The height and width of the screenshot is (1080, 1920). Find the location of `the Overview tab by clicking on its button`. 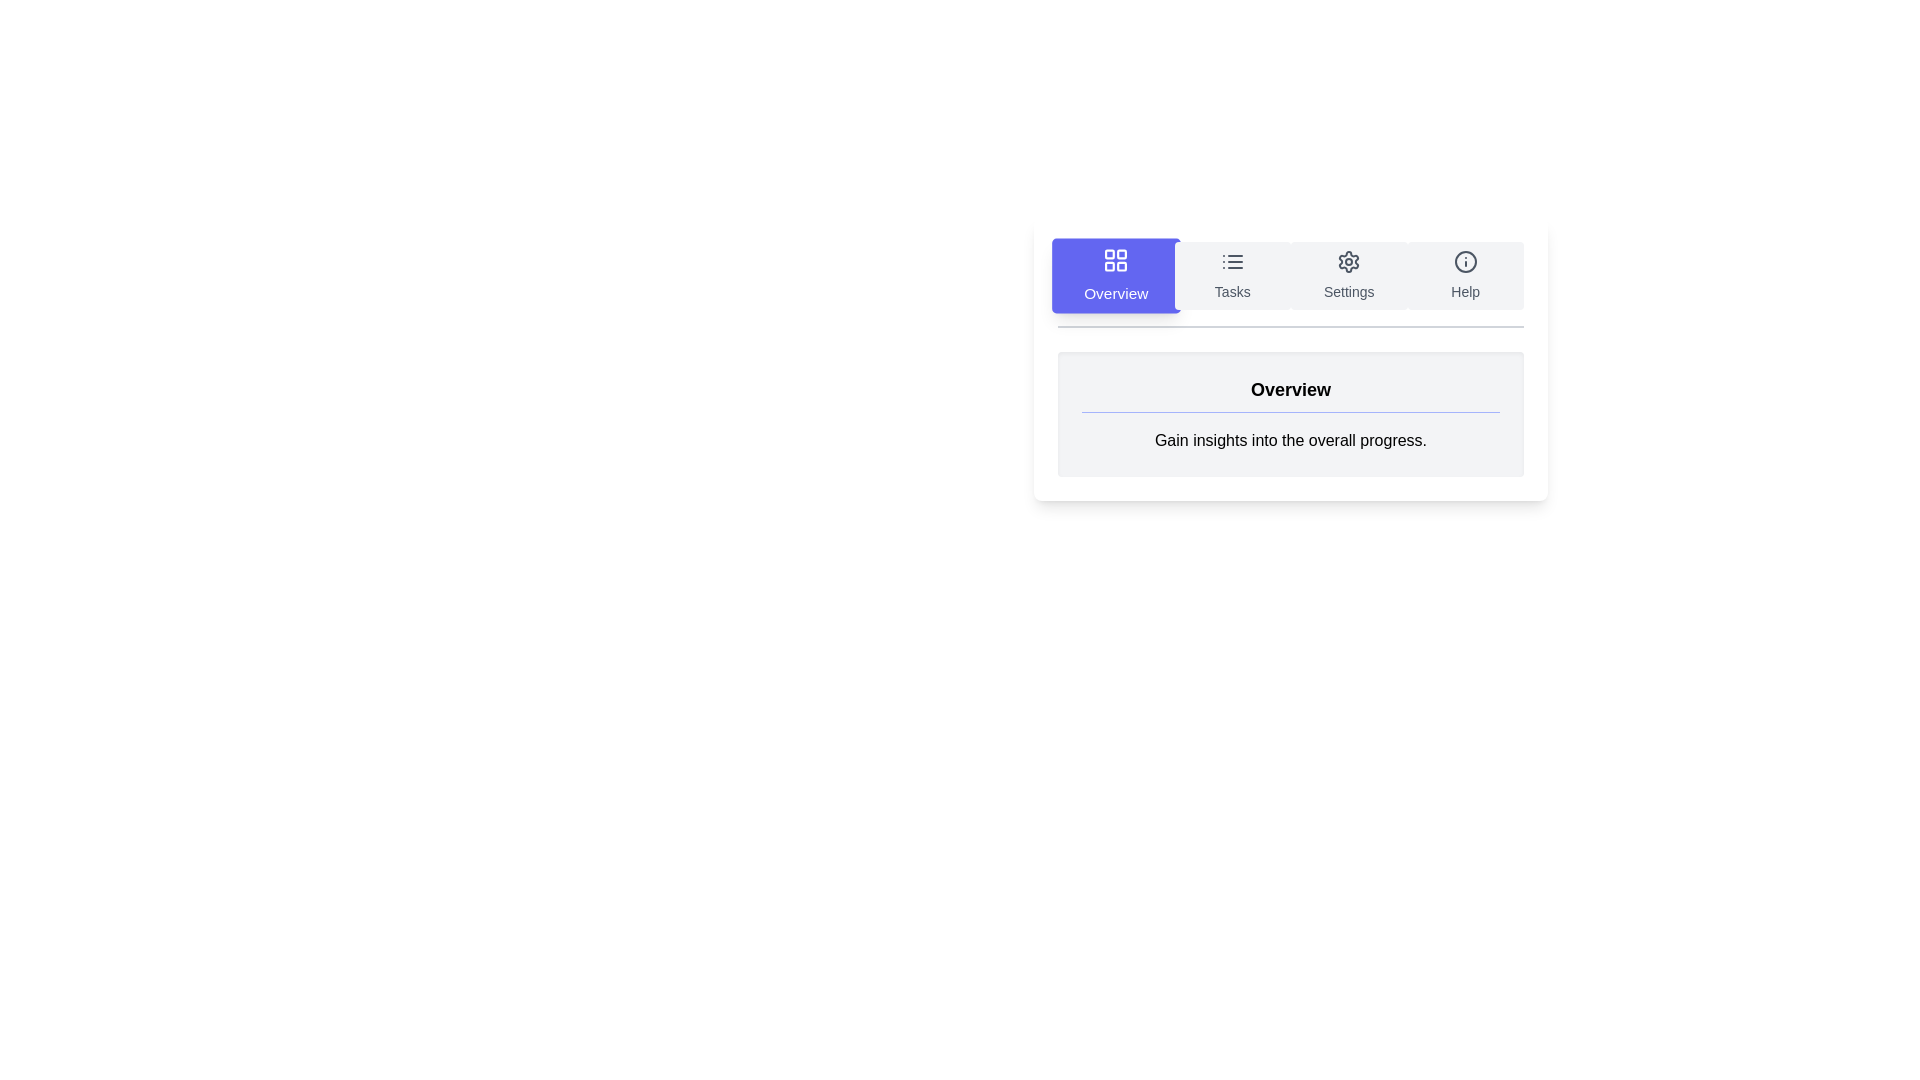

the Overview tab by clicking on its button is located at coordinates (1115, 276).